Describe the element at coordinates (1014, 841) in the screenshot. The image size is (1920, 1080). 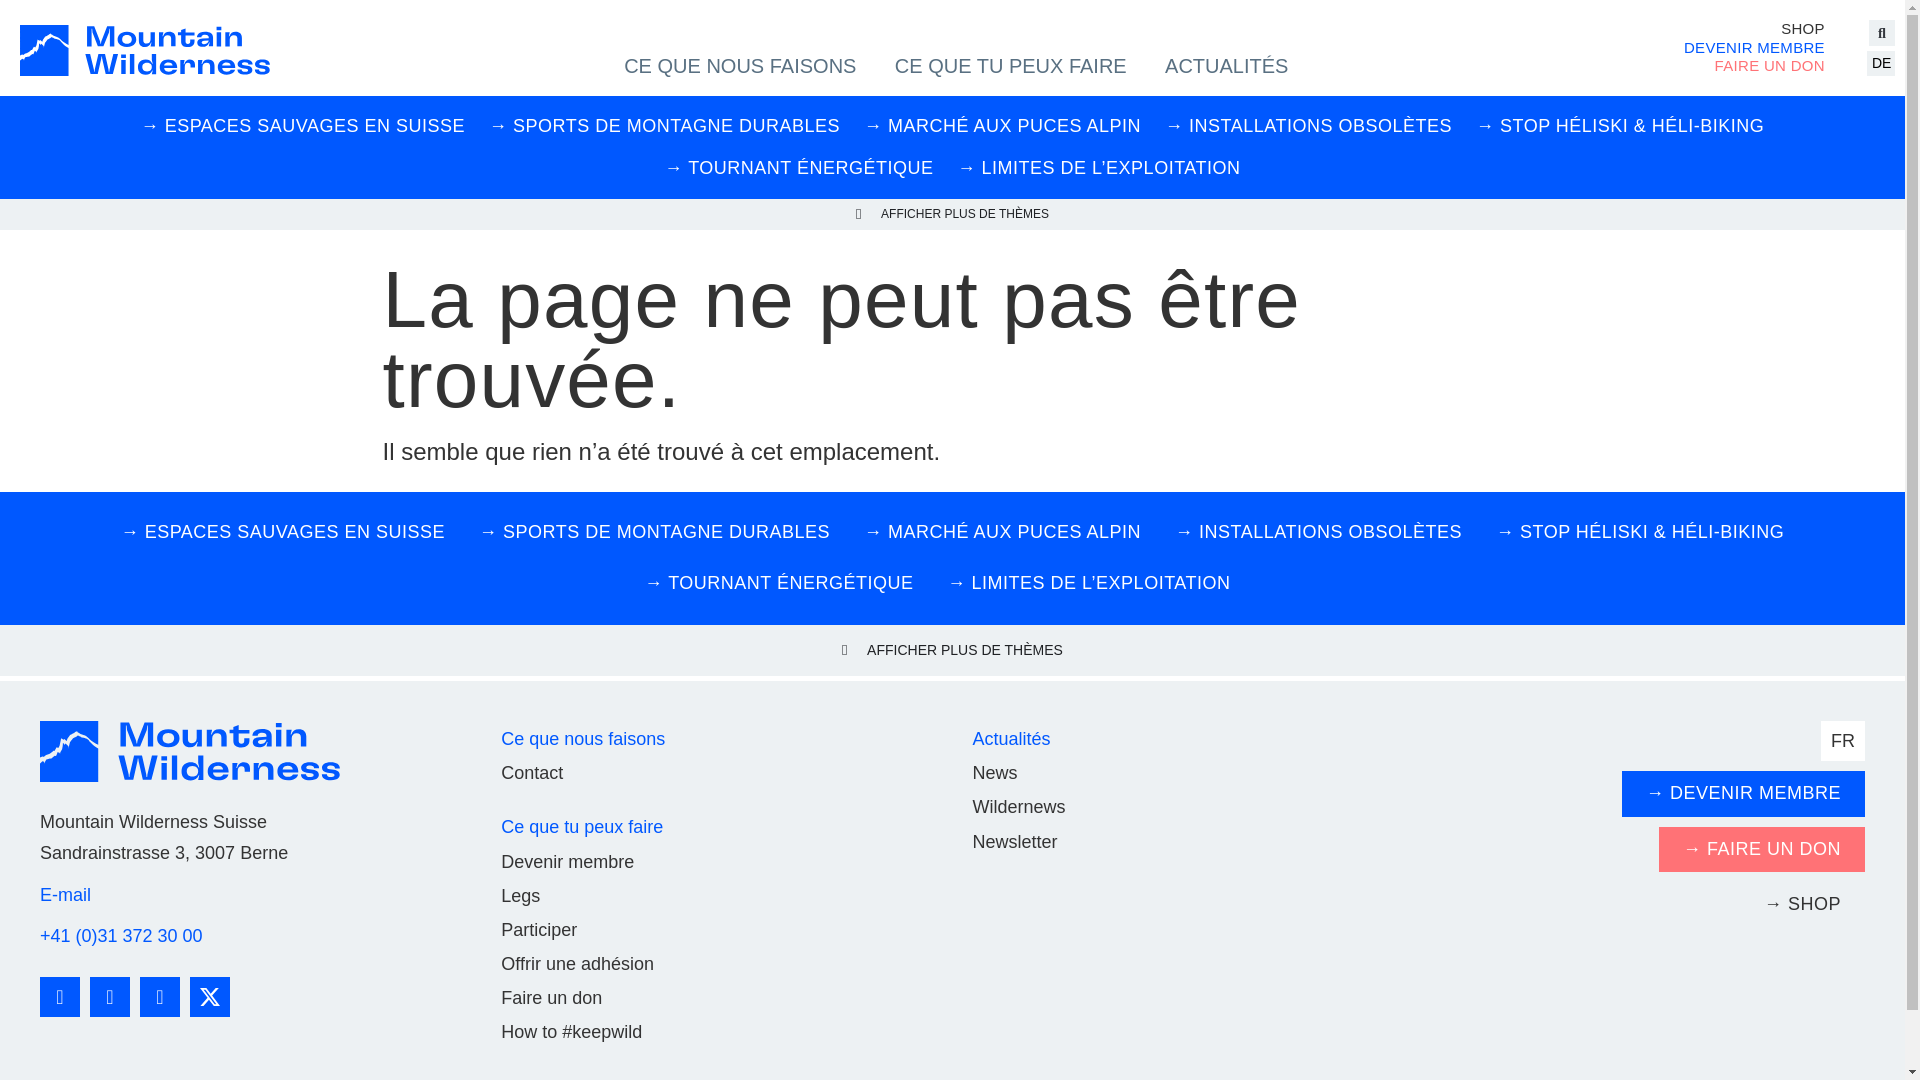
I see `'Newsletter'` at that location.